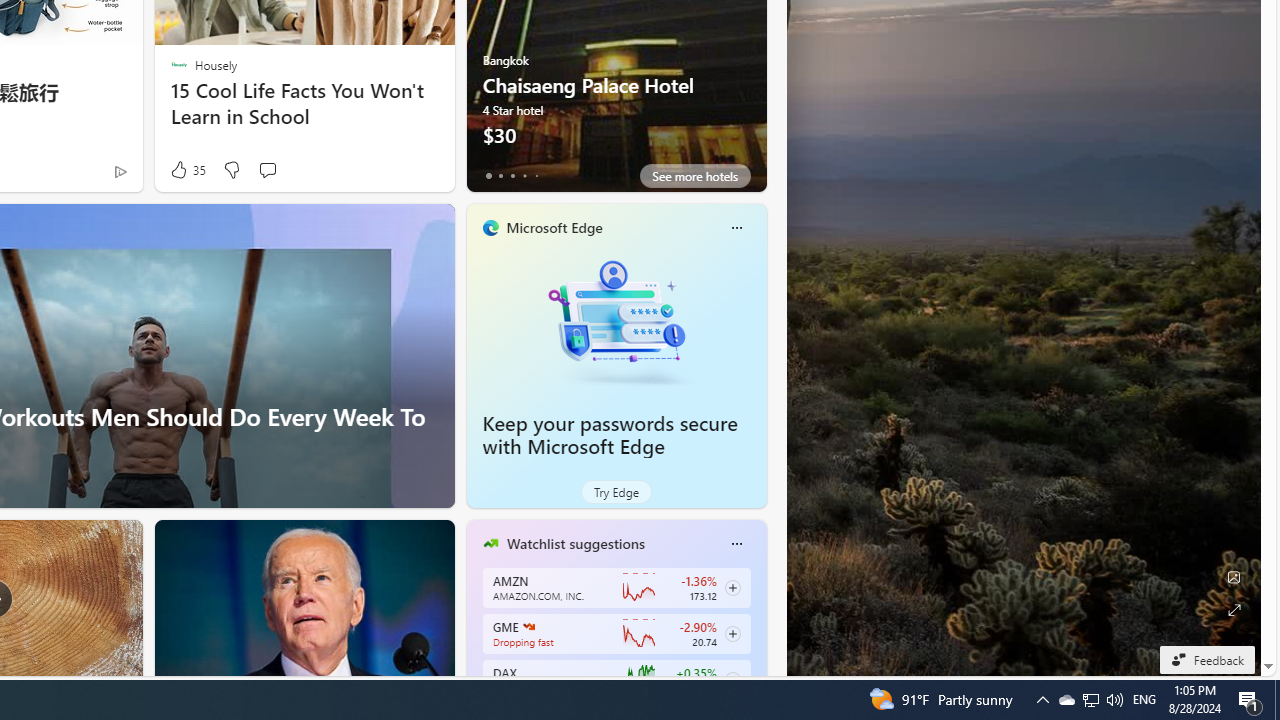 Image resolution: width=1280 pixels, height=720 pixels. Describe the element at coordinates (554, 226) in the screenshot. I see `'Microsoft Edge'` at that location.